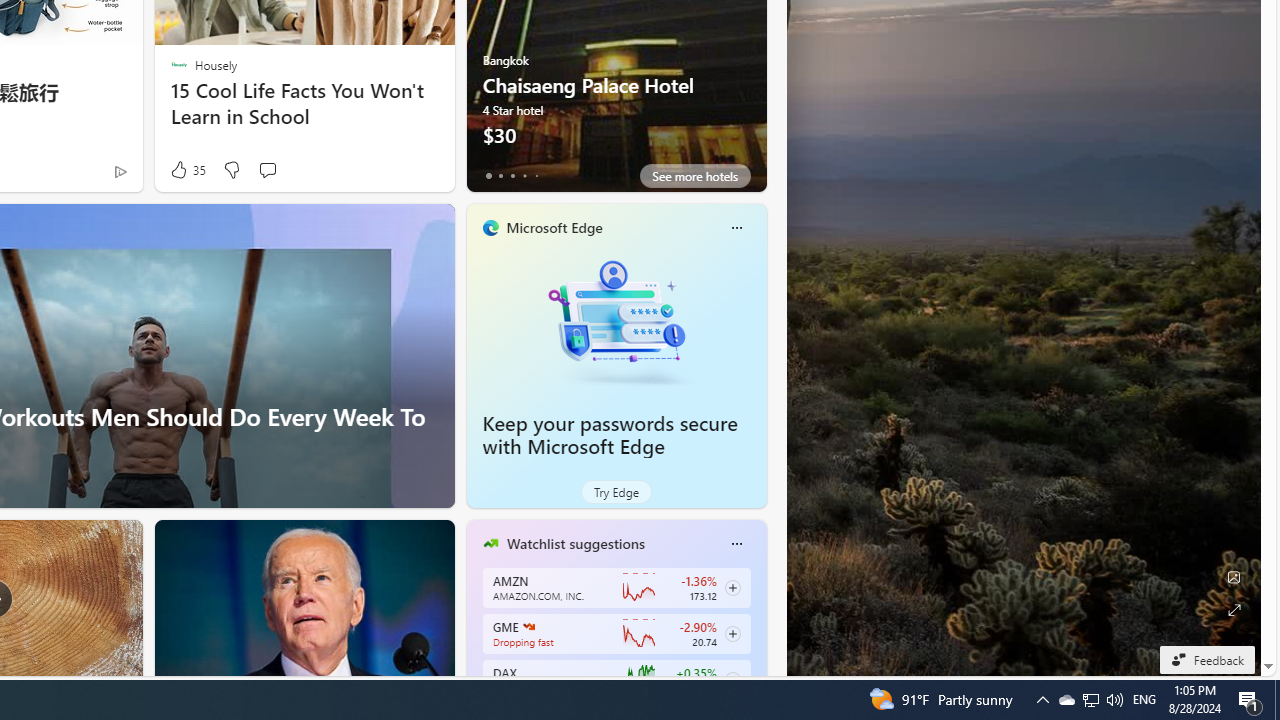 Image resolution: width=1280 pixels, height=720 pixels. Describe the element at coordinates (554, 226) in the screenshot. I see `'Microsoft Edge'` at that location.